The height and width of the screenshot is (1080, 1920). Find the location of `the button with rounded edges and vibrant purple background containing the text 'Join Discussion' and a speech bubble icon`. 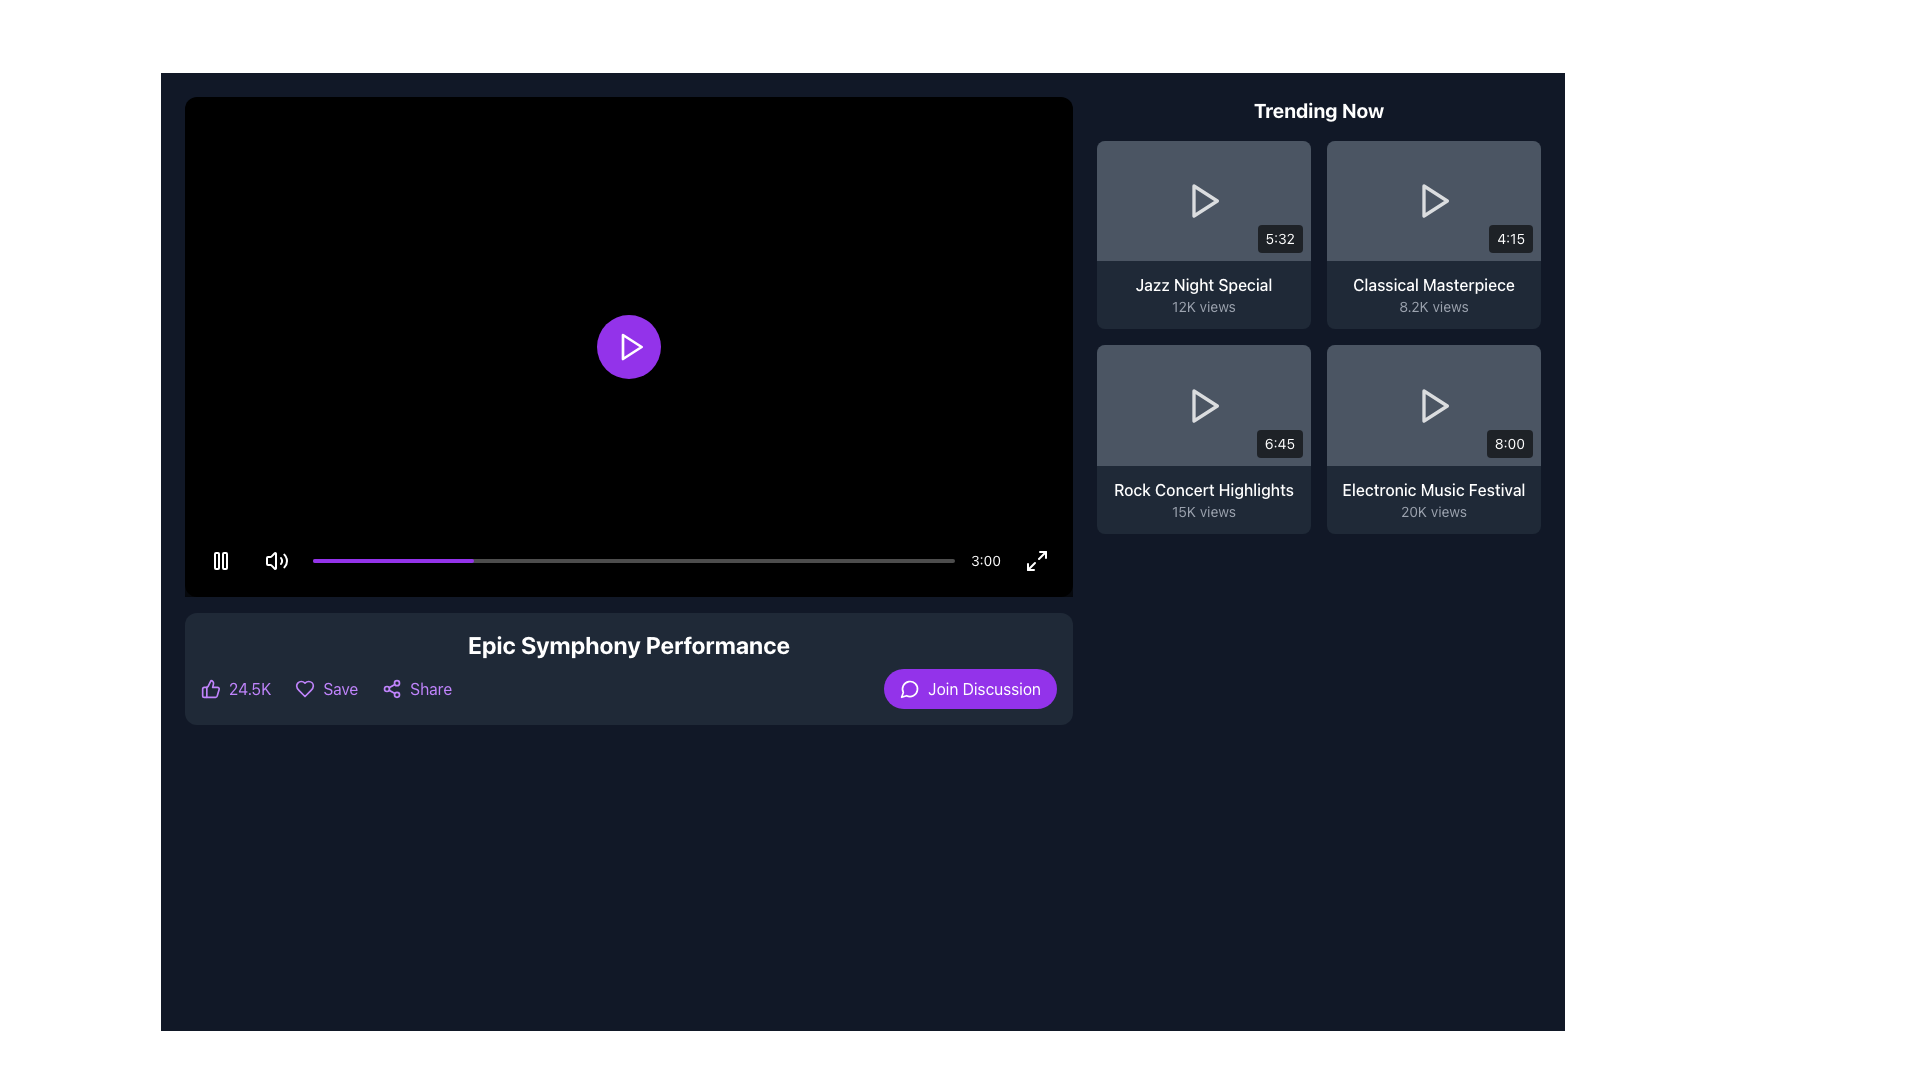

the button with rounded edges and vibrant purple background containing the text 'Join Discussion' and a speech bubble icon is located at coordinates (970, 687).